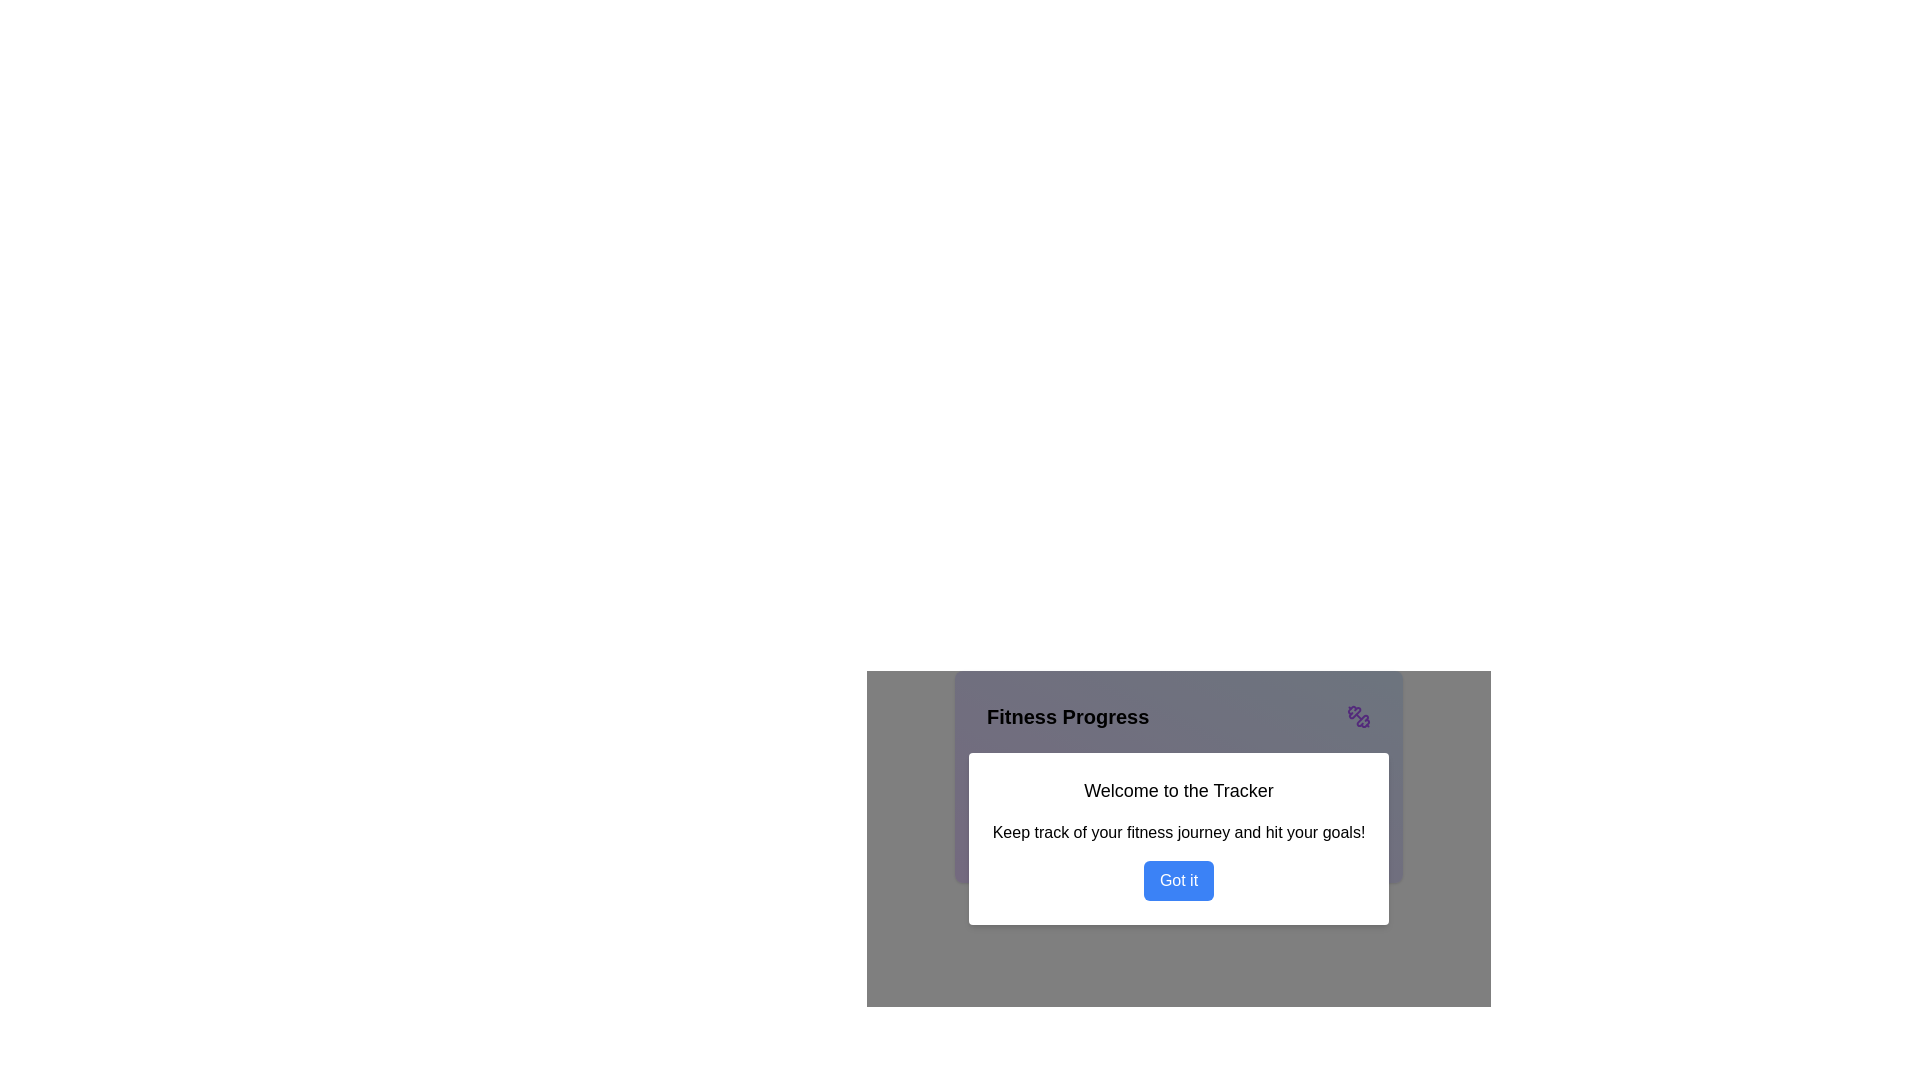 Image resolution: width=1920 pixels, height=1080 pixels. I want to click on the confirmation button located at the bottom center of the modal dialog box, below the header 'Welcome to the Tracker' and the descriptive text 'Keep track of your fitness journey and hit your goals!', so click(1179, 879).